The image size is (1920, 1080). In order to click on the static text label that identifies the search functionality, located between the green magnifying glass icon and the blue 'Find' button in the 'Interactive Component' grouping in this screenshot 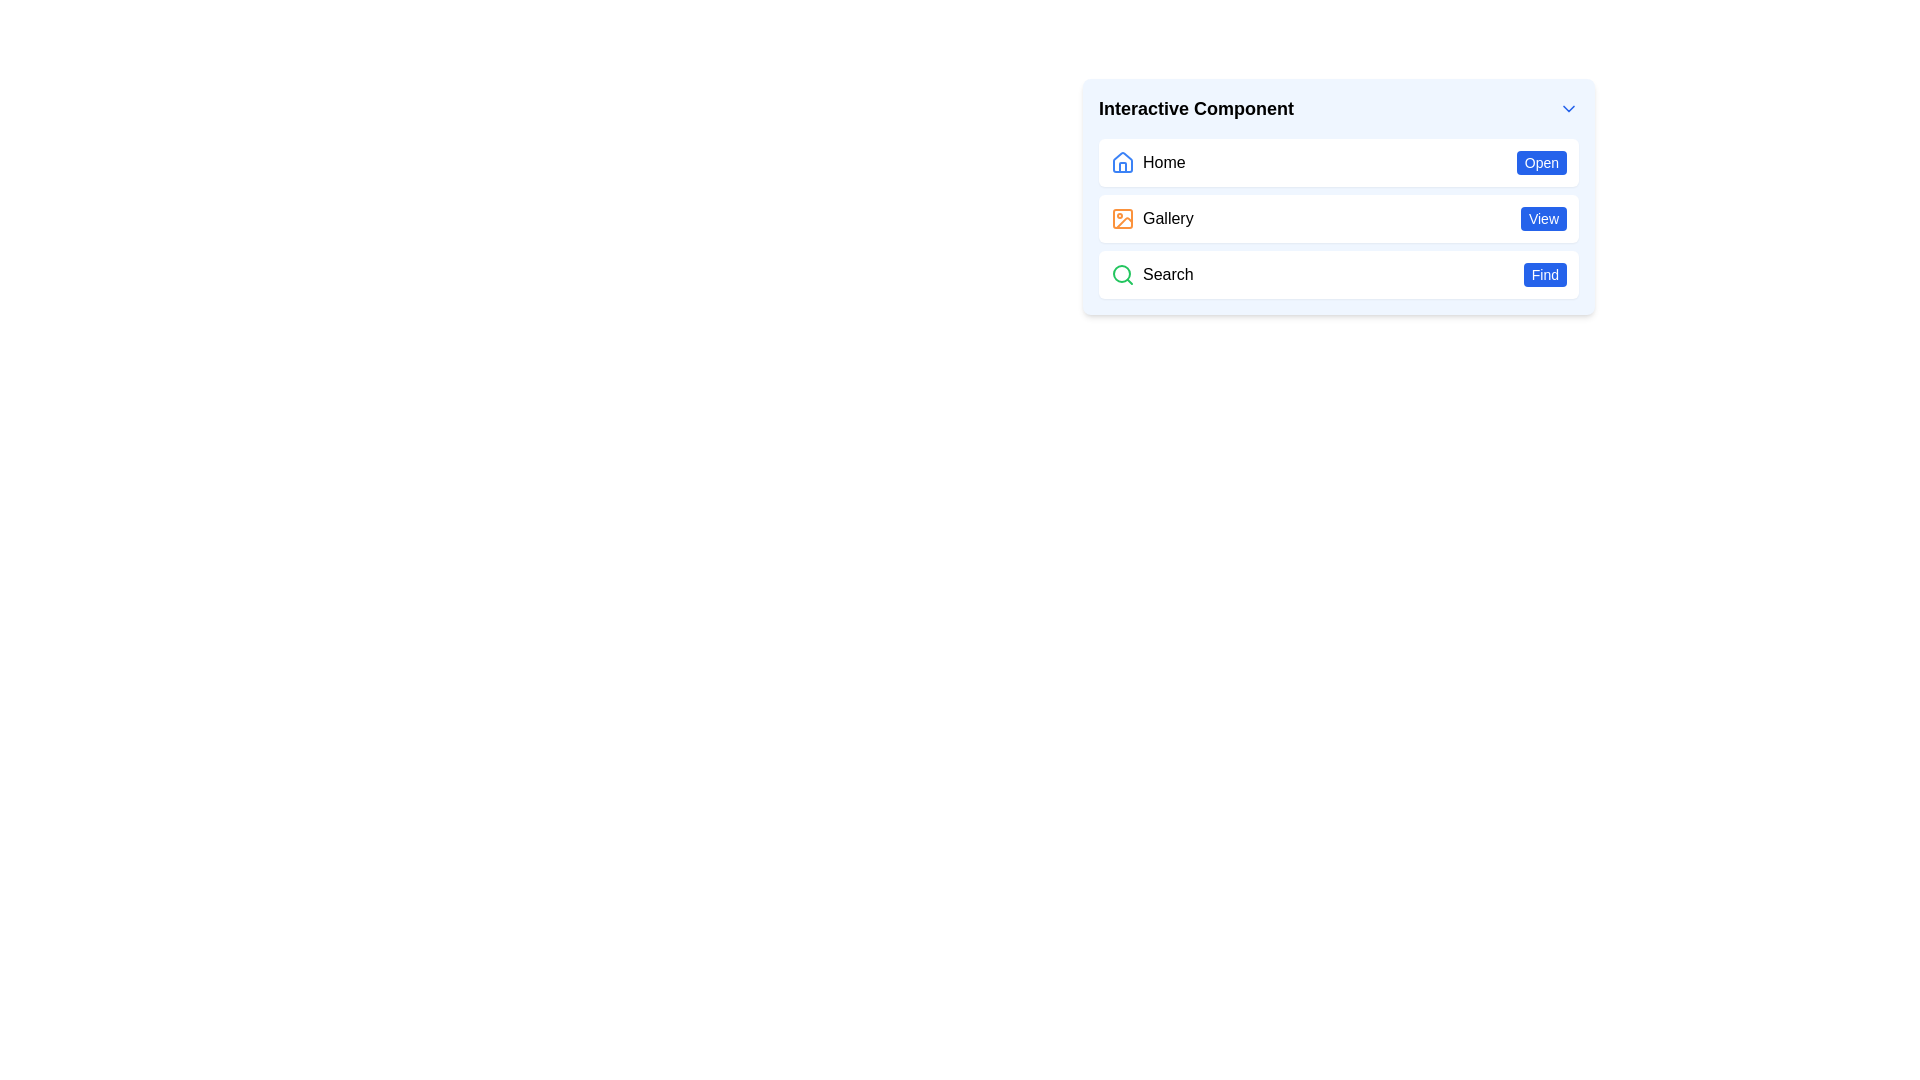, I will do `click(1168, 274)`.